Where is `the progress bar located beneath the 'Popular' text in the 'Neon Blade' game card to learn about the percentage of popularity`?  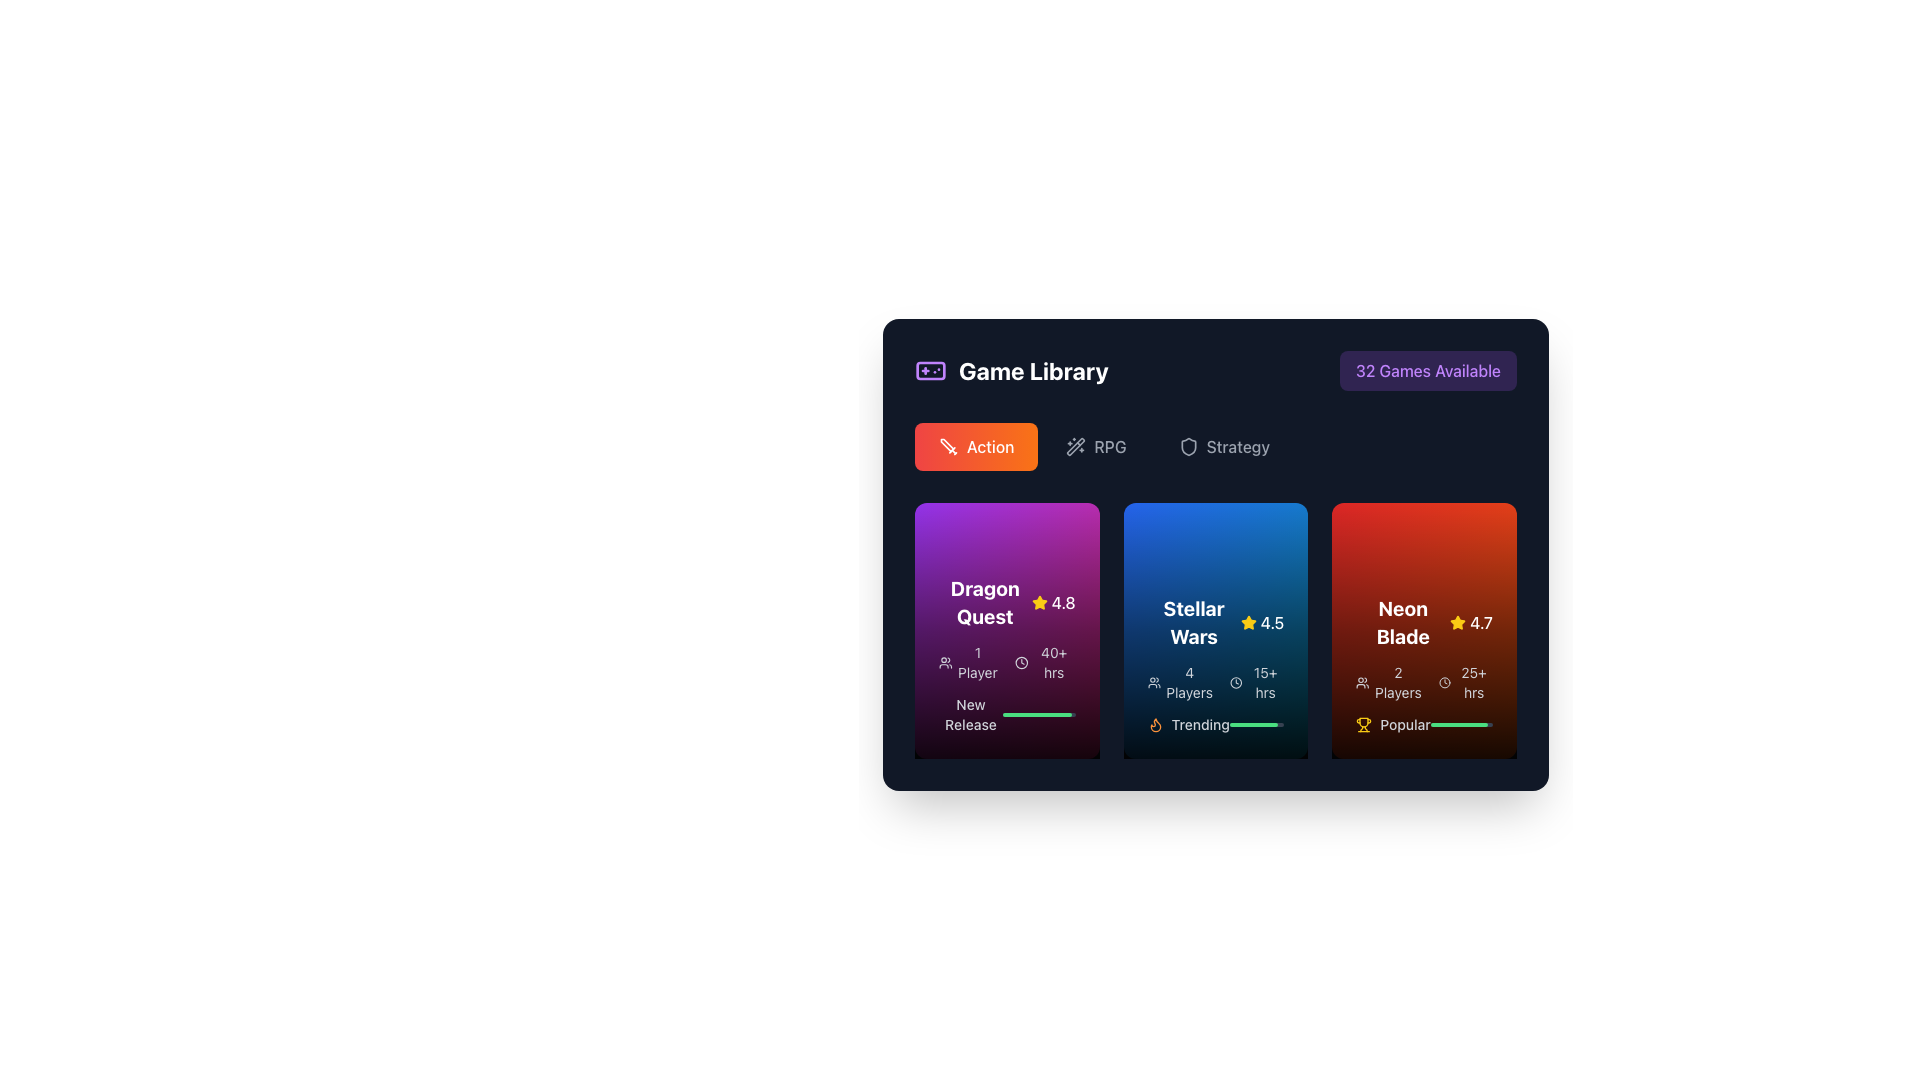
the progress bar located beneath the 'Popular' text in the 'Neon Blade' game card to learn about the percentage of popularity is located at coordinates (1461, 725).